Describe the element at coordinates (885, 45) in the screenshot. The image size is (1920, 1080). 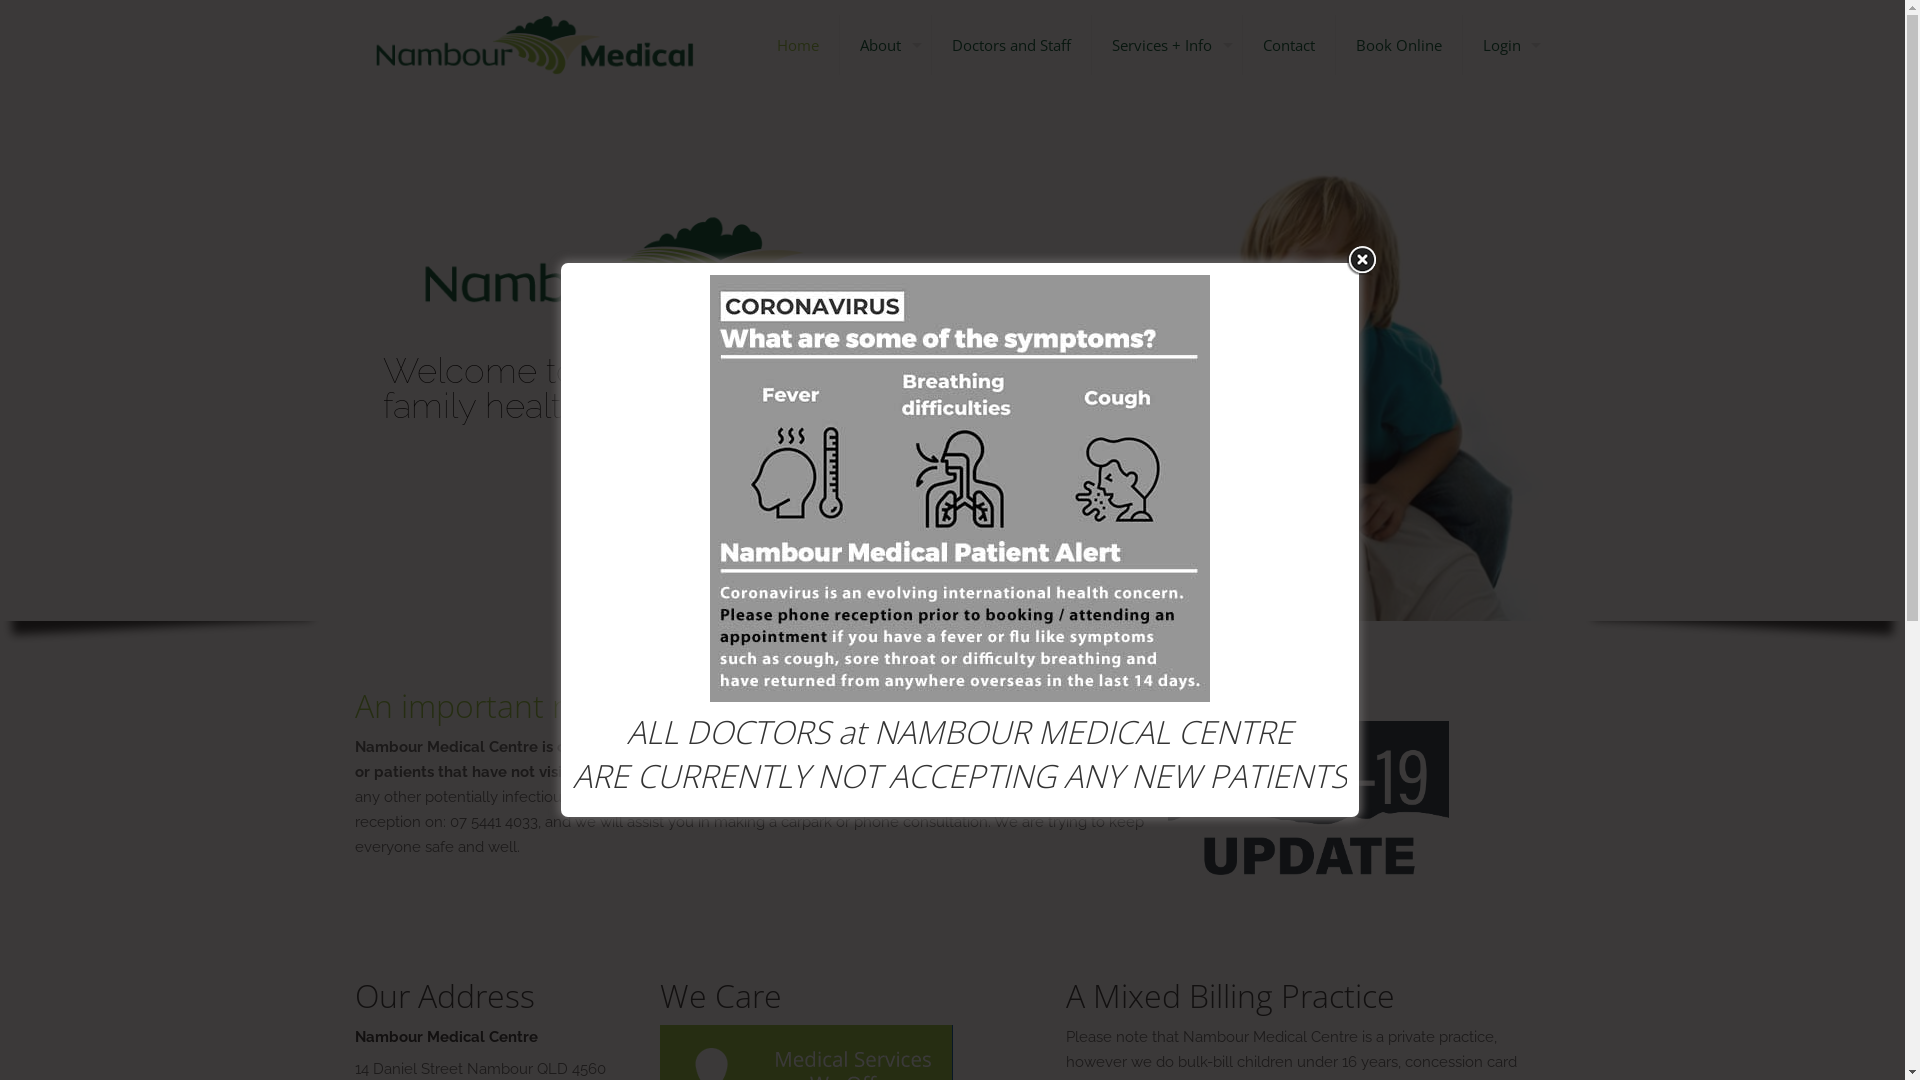
I see `'About'` at that location.